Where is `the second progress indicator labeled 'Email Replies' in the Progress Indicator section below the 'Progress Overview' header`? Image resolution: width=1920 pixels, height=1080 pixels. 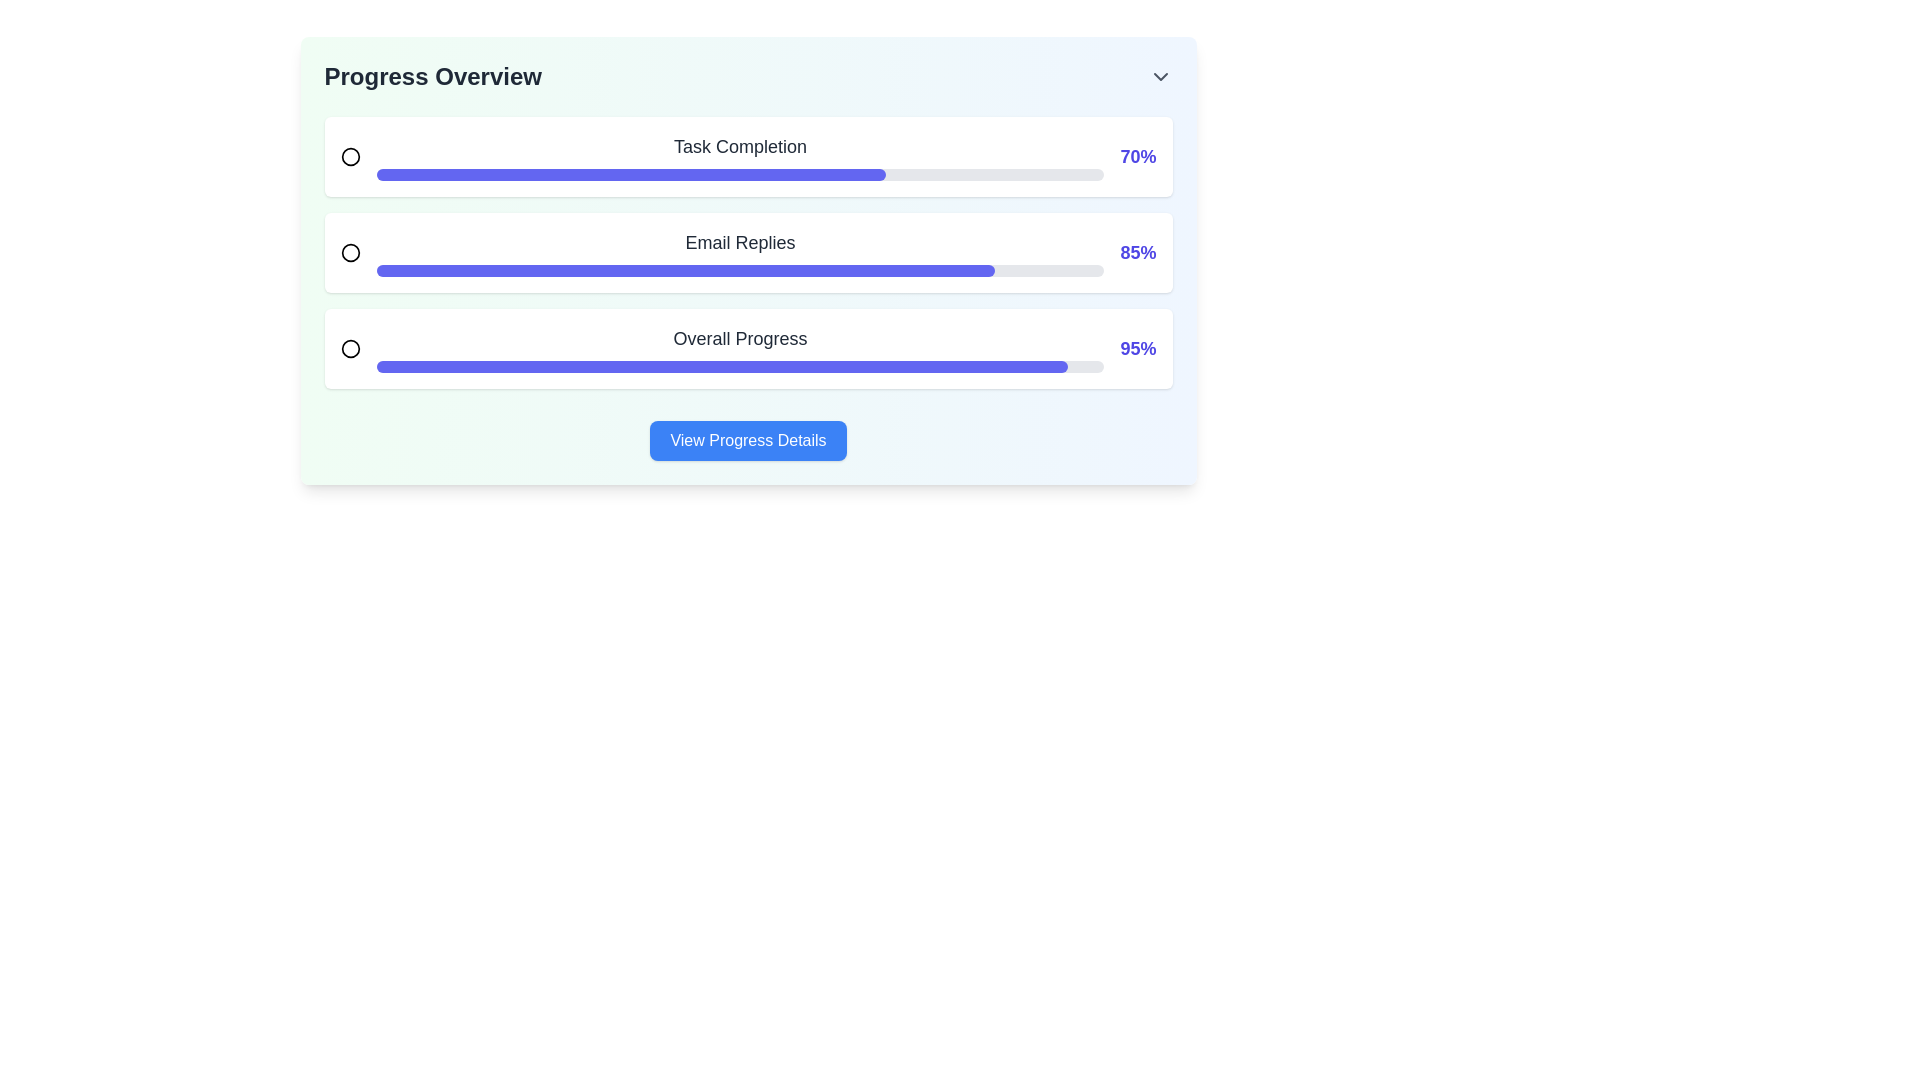 the second progress indicator labeled 'Email Replies' in the Progress Indicator section below the 'Progress Overview' header is located at coordinates (747, 252).